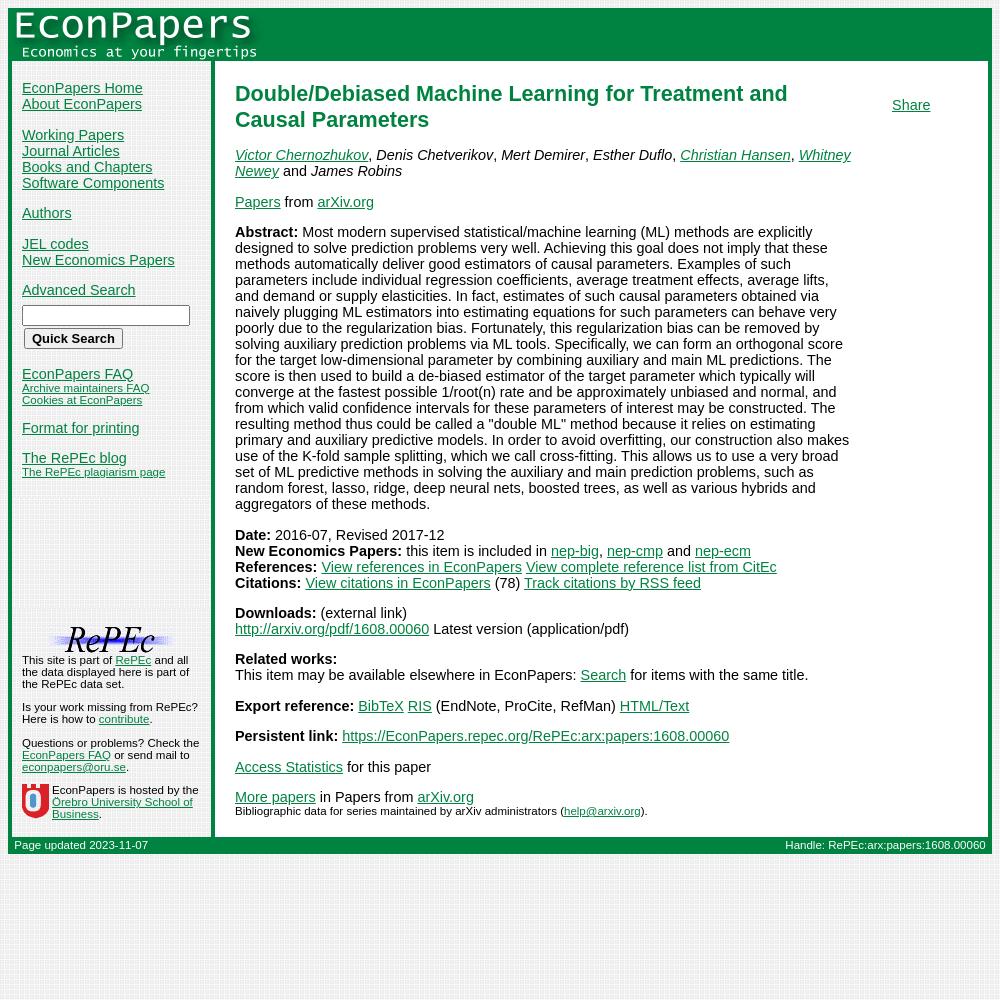  What do you see at coordinates (305, 581) in the screenshot?
I see `'View citations in EconPapers'` at bounding box center [305, 581].